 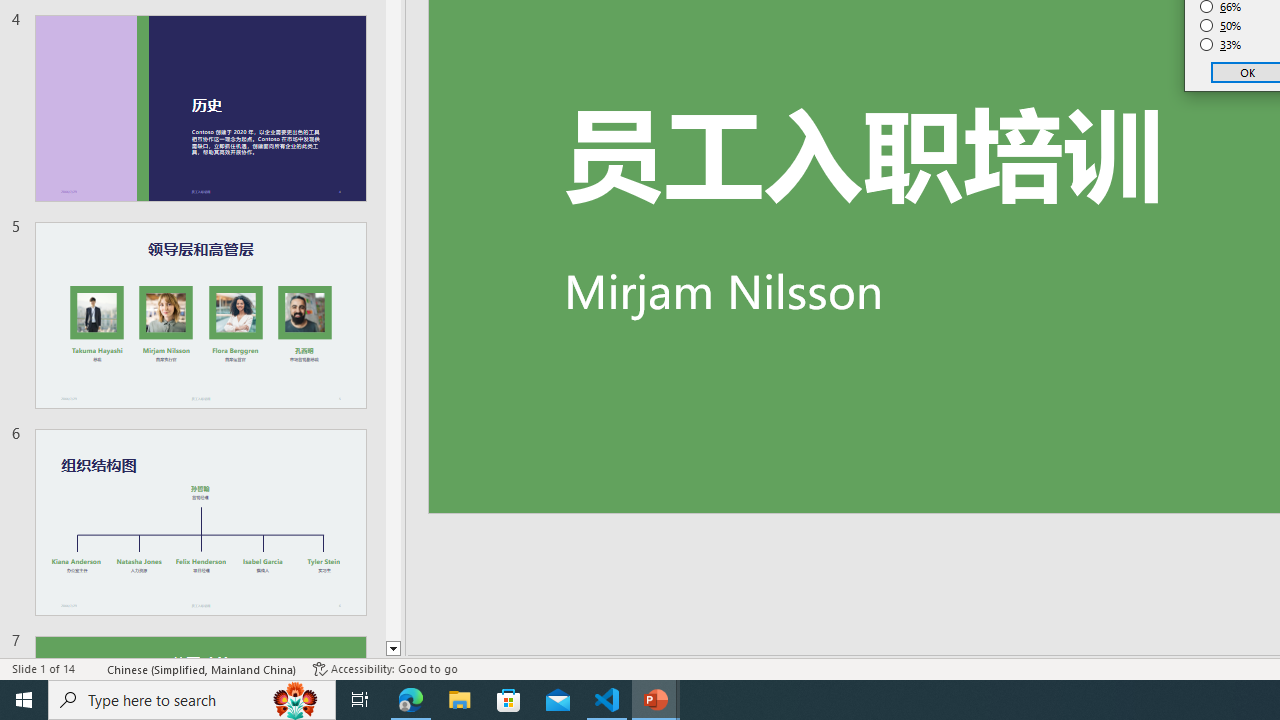 I want to click on 'Microsoft Edge - 1 running window', so click(x=410, y=698).